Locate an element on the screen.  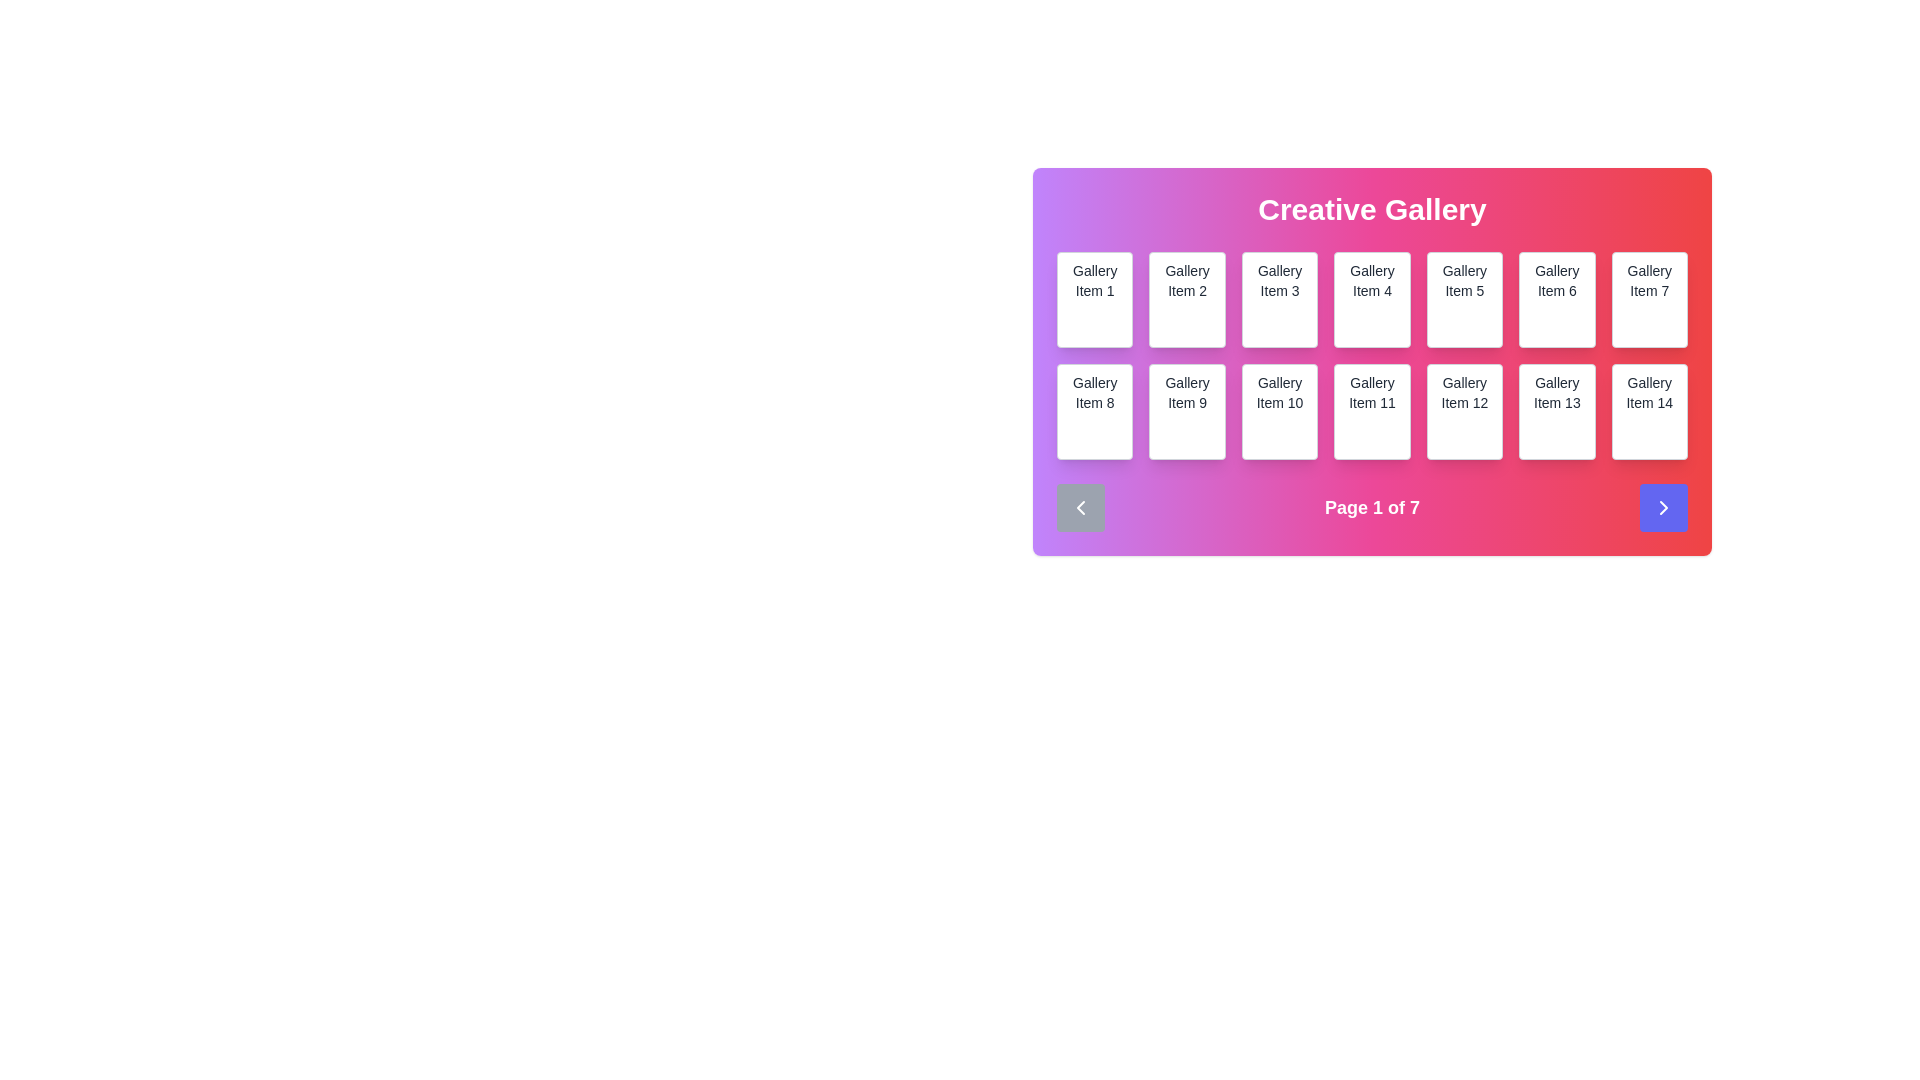
the button located in the bottom-right corner of the pagination interface is located at coordinates (1664, 507).